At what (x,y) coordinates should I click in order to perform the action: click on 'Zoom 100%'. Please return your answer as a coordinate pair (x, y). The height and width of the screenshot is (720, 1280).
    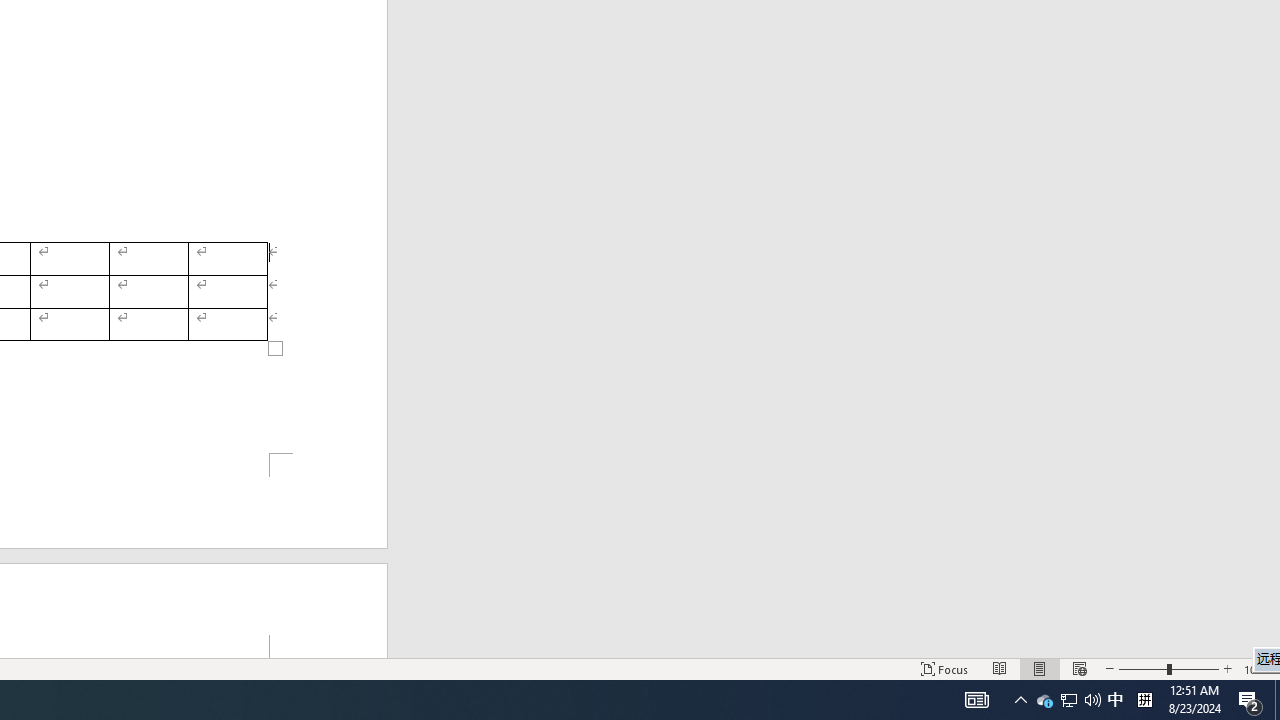
    Looking at the image, I should click on (1257, 669).